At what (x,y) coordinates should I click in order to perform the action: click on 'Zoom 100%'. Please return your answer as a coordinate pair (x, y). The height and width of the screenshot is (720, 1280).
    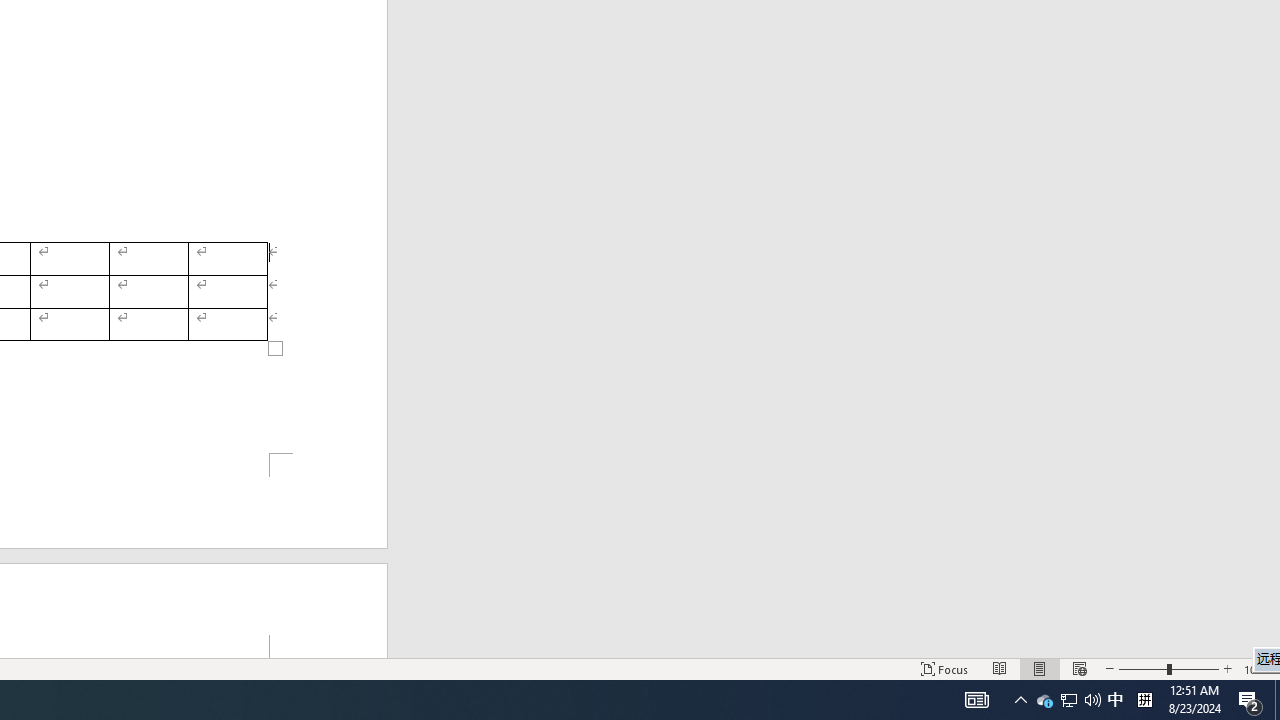
    Looking at the image, I should click on (1257, 669).